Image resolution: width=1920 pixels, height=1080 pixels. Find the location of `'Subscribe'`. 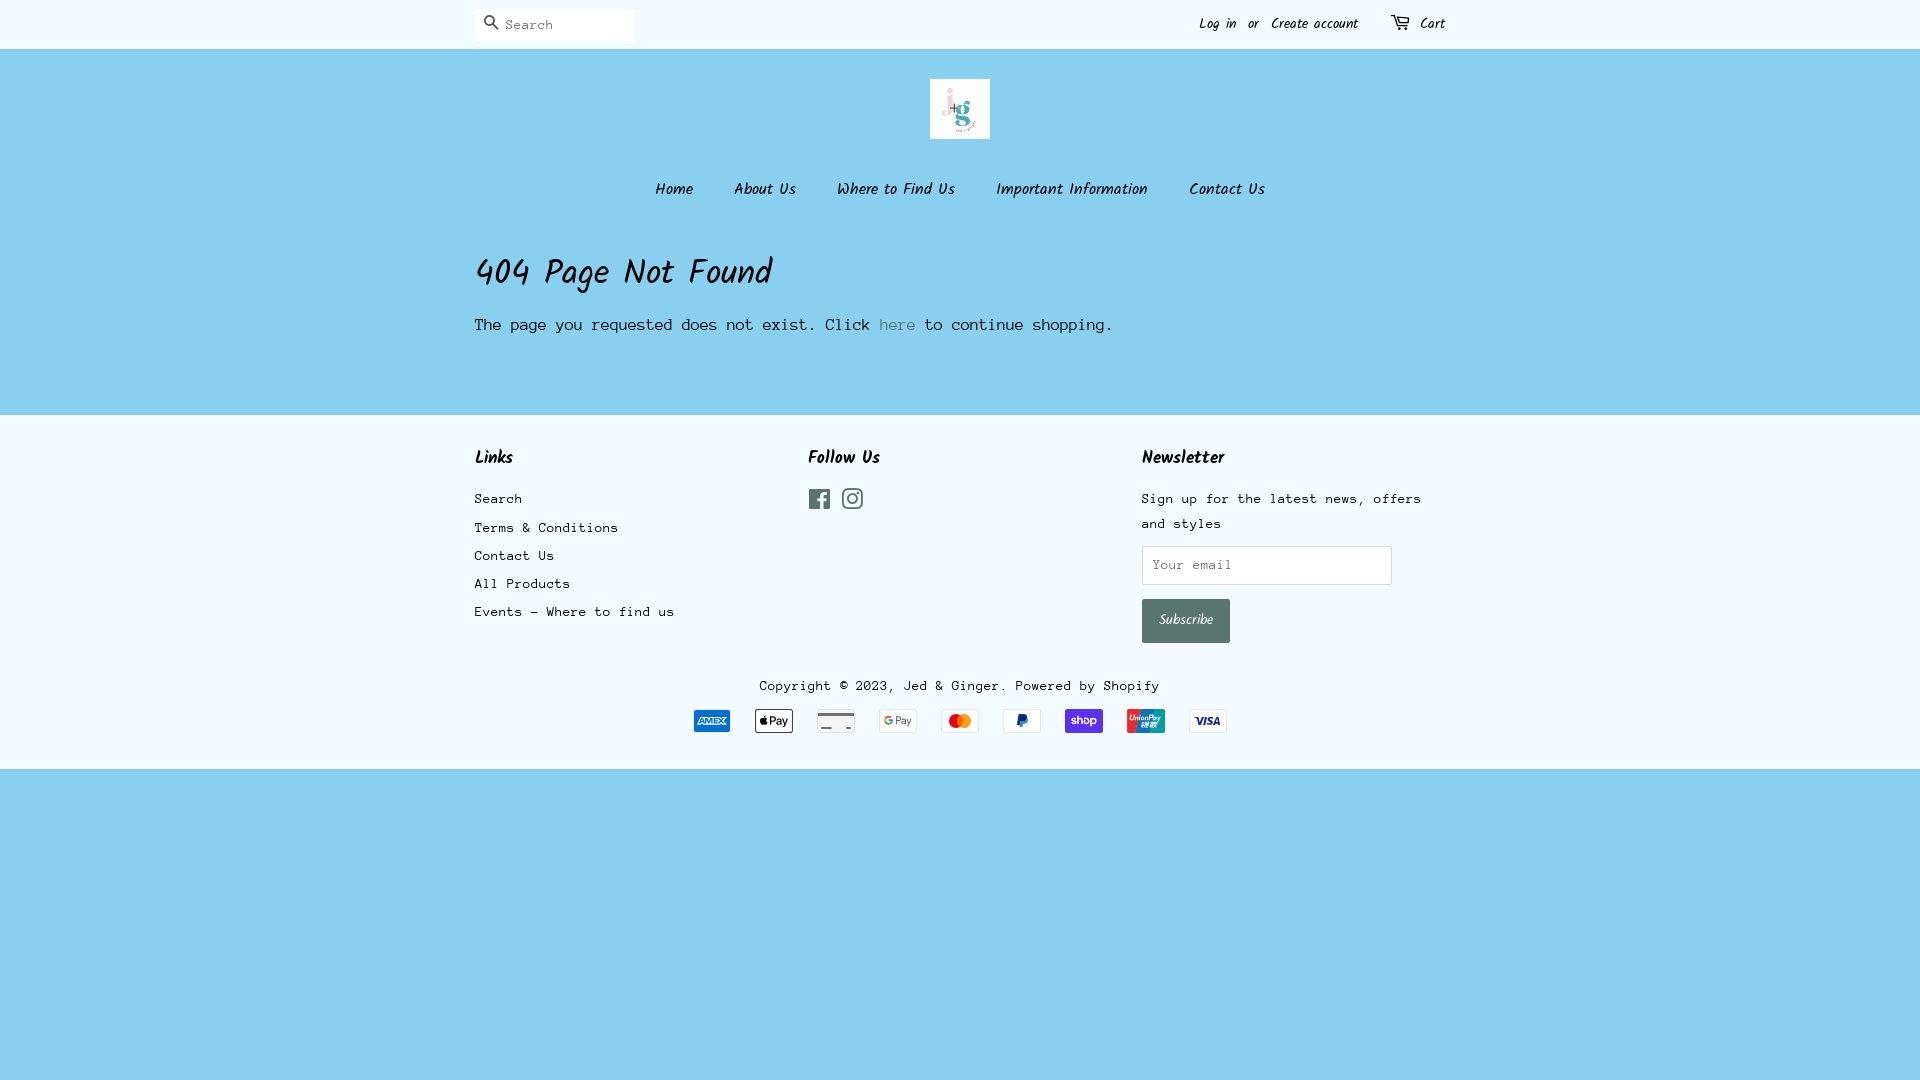

'Subscribe' is located at coordinates (1185, 620).